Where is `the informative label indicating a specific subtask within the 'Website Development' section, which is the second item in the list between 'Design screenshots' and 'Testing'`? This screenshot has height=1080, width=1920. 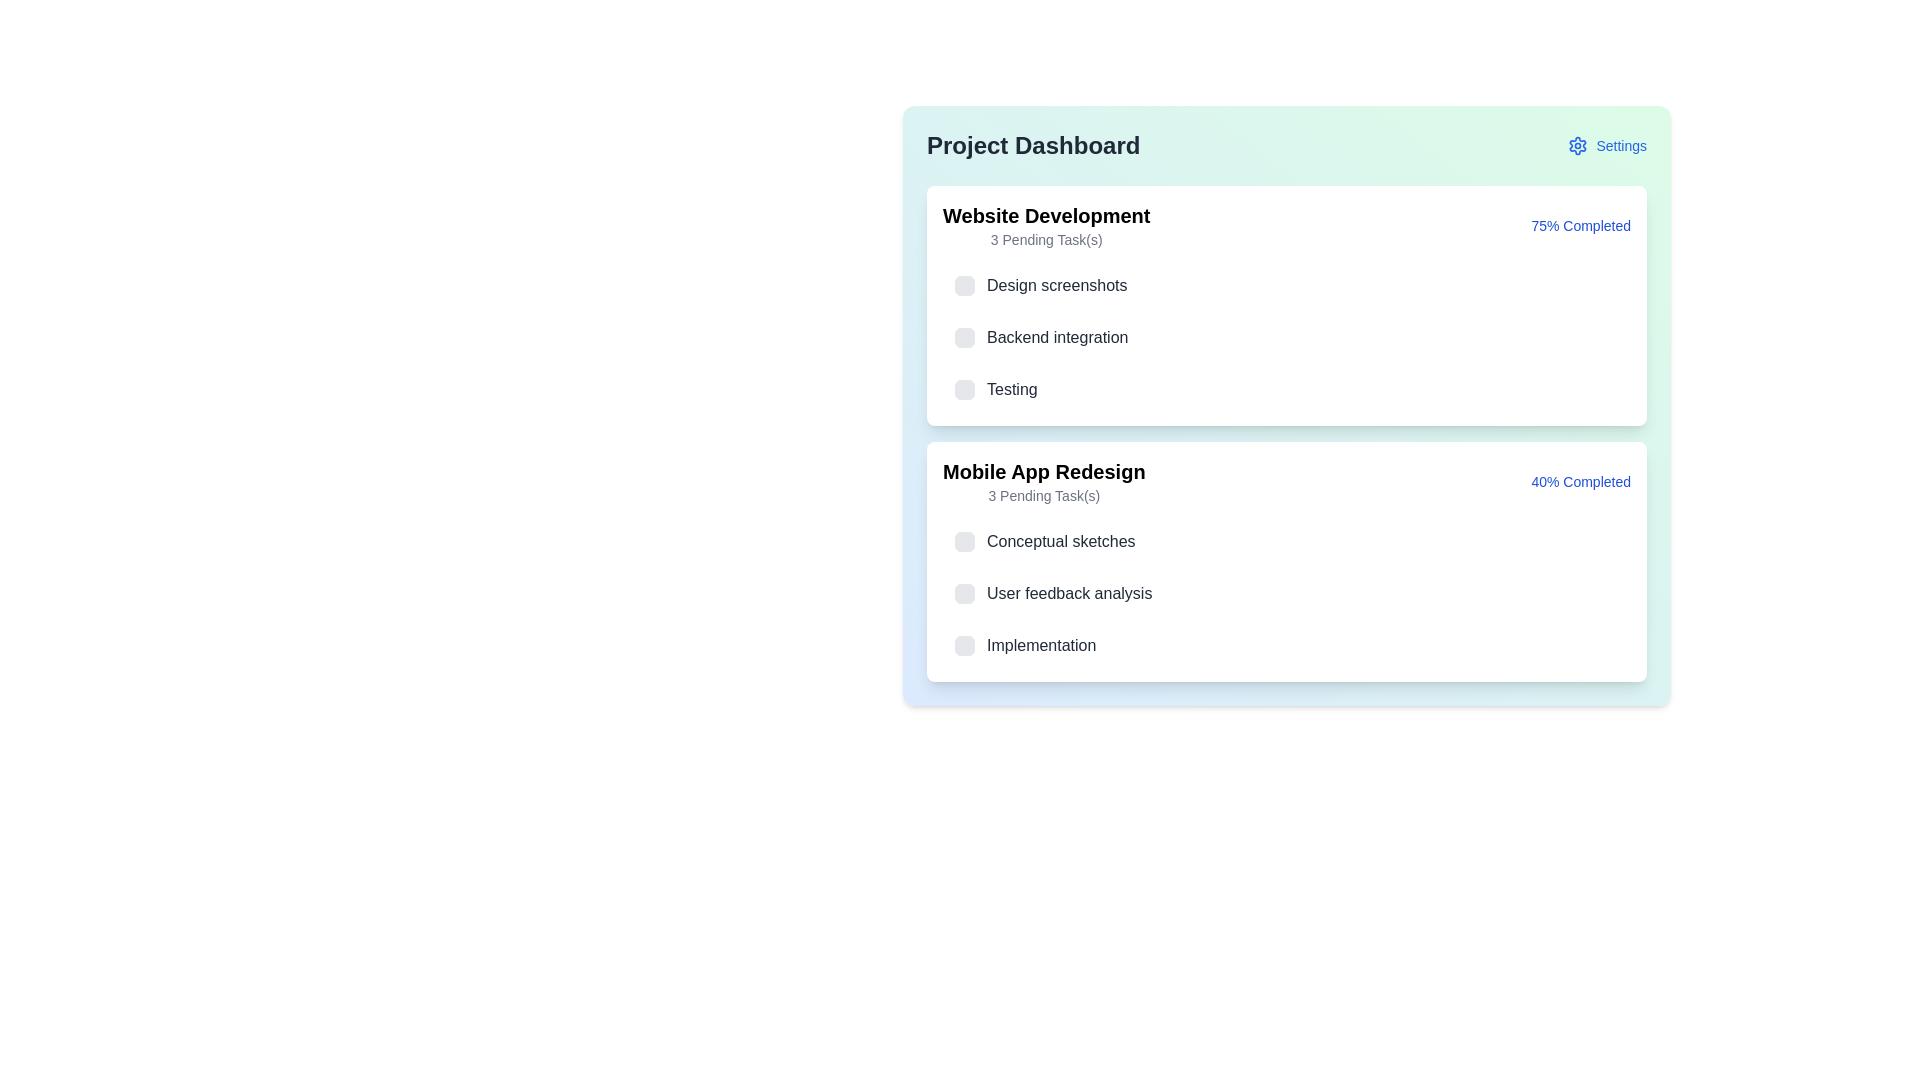
the informative label indicating a specific subtask within the 'Website Development' section, which is the second item in the list between 'Design screenshots' and 'Testing' is located at coordinates (1056, 337).